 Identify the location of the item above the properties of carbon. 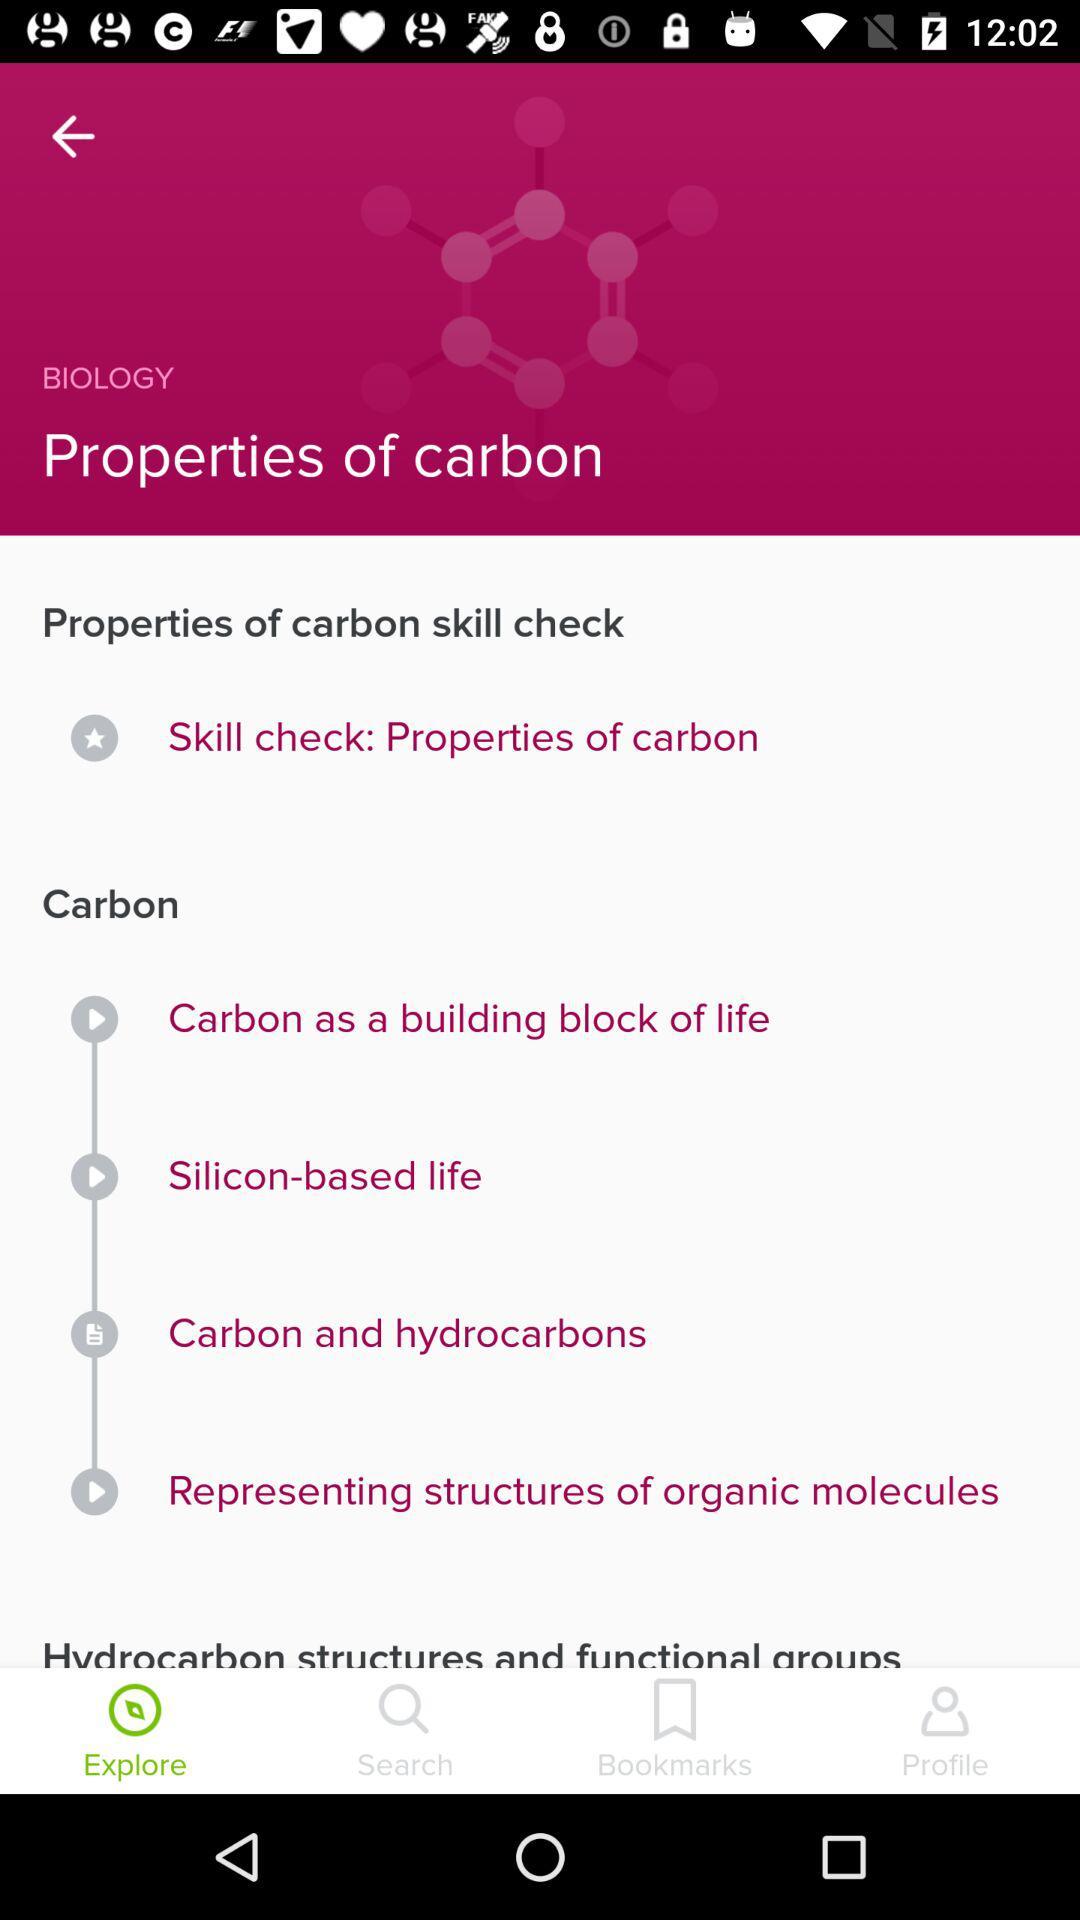
(496, 378).